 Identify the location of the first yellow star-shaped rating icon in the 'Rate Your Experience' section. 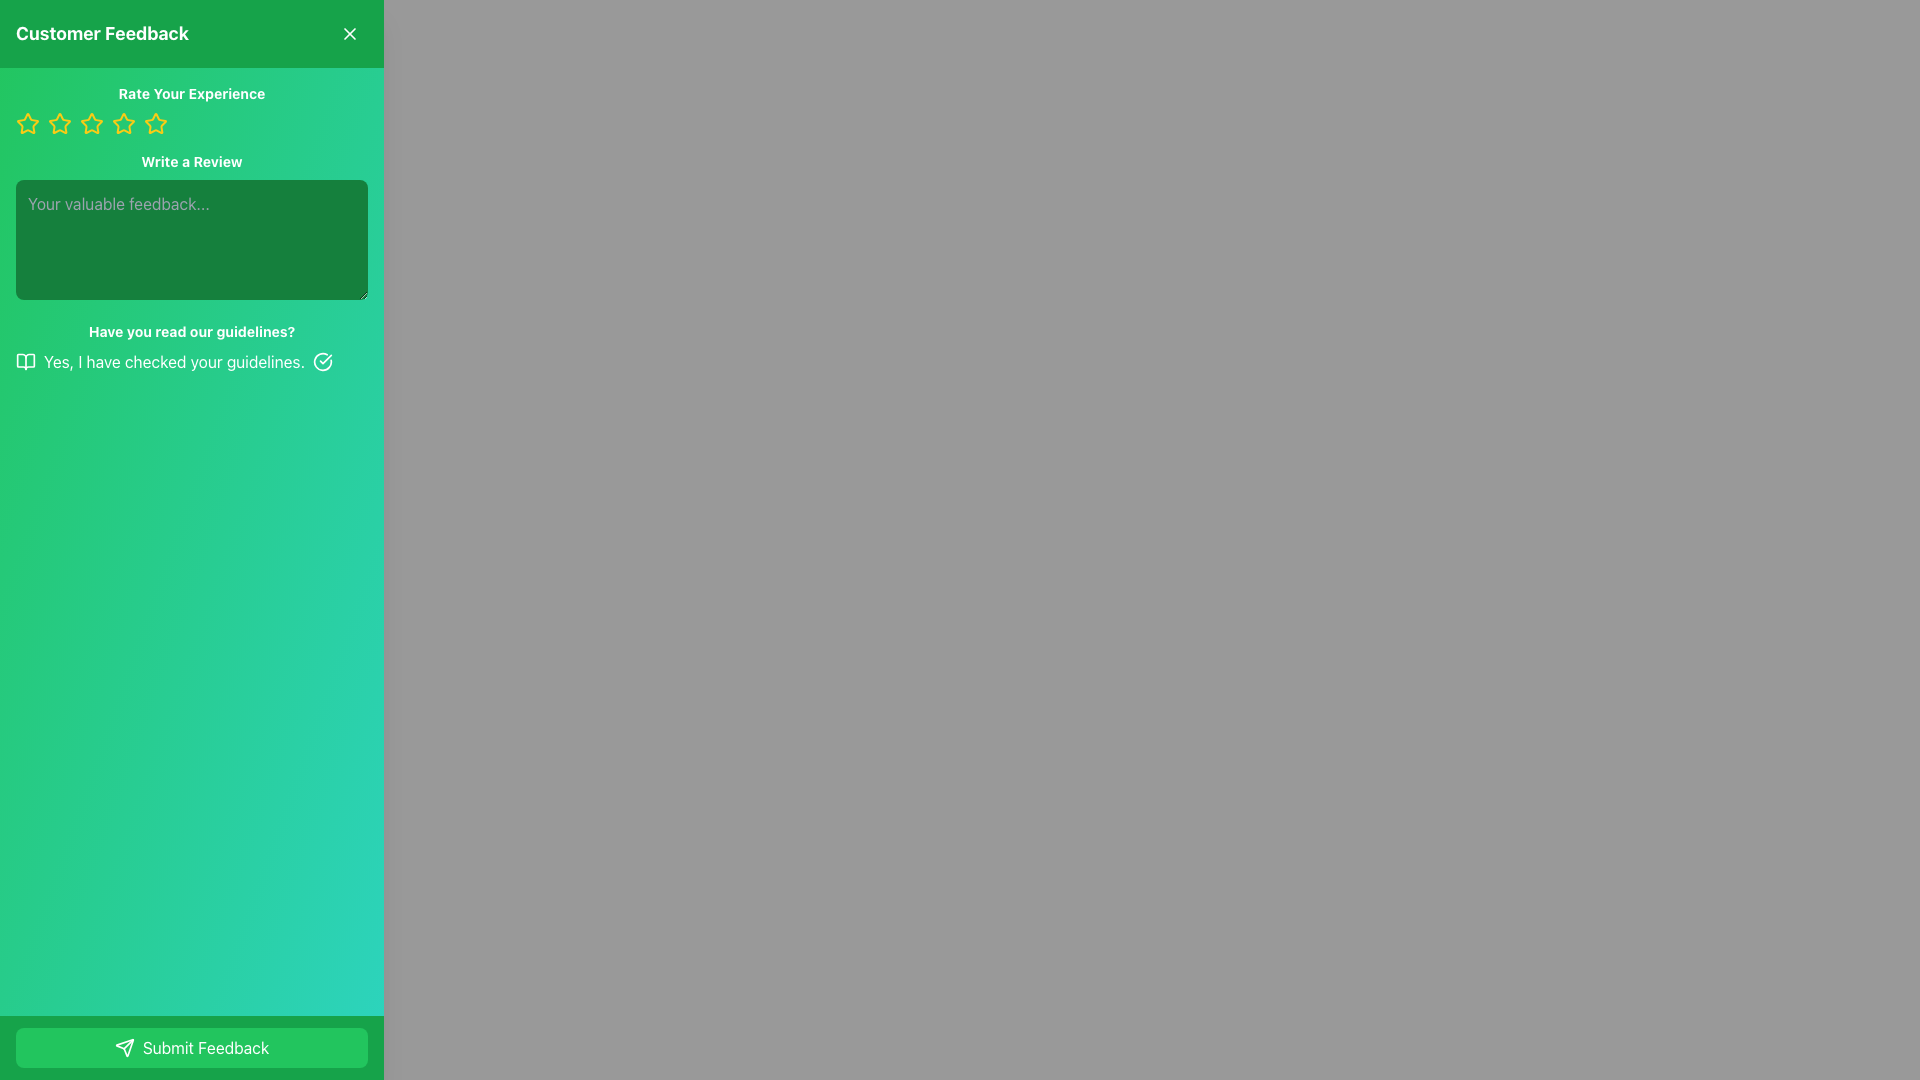
(28, 123).